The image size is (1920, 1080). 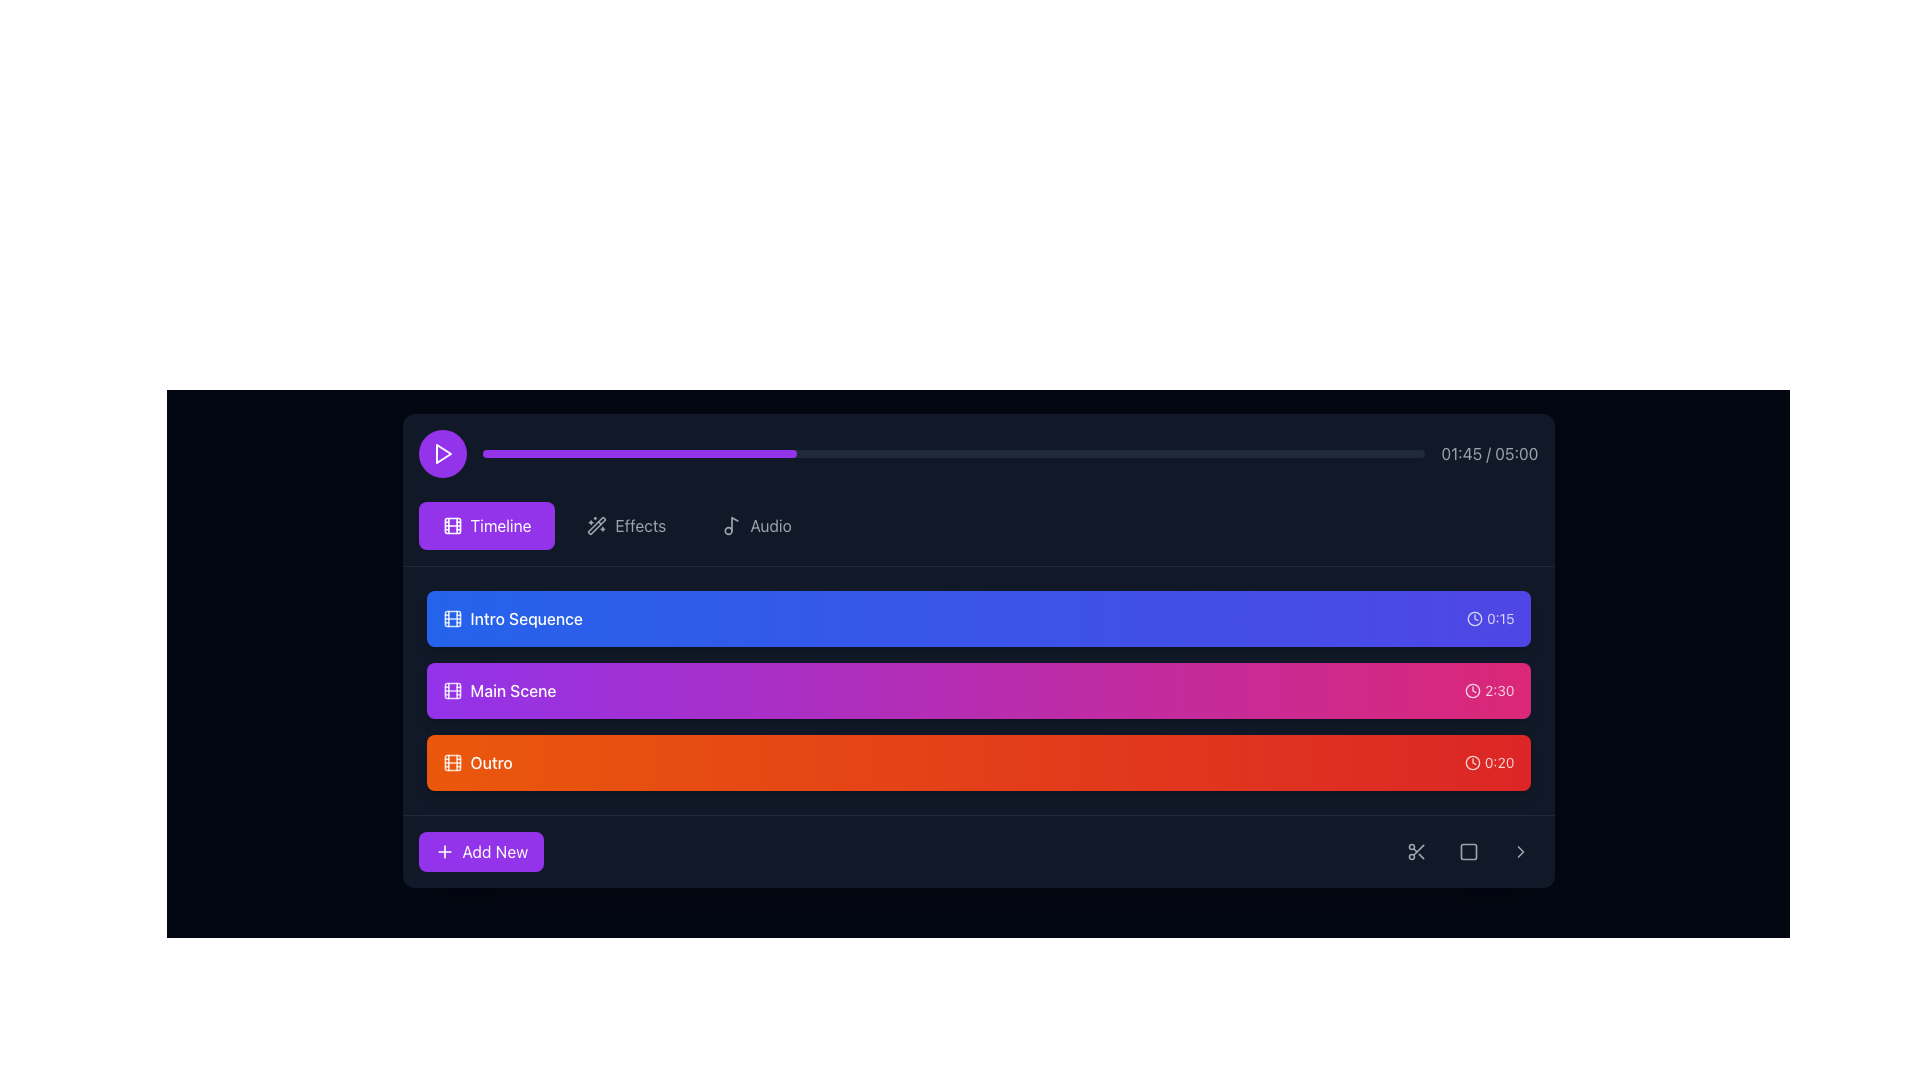 What do you see at coordinates (451, 617) in the screenshot?
I see `the 'Intro Sequence' icon, which serves as a visual representation for the entry associated with film or video content, located at the beginning of the list of scenes` at bounding box center [451, 617].